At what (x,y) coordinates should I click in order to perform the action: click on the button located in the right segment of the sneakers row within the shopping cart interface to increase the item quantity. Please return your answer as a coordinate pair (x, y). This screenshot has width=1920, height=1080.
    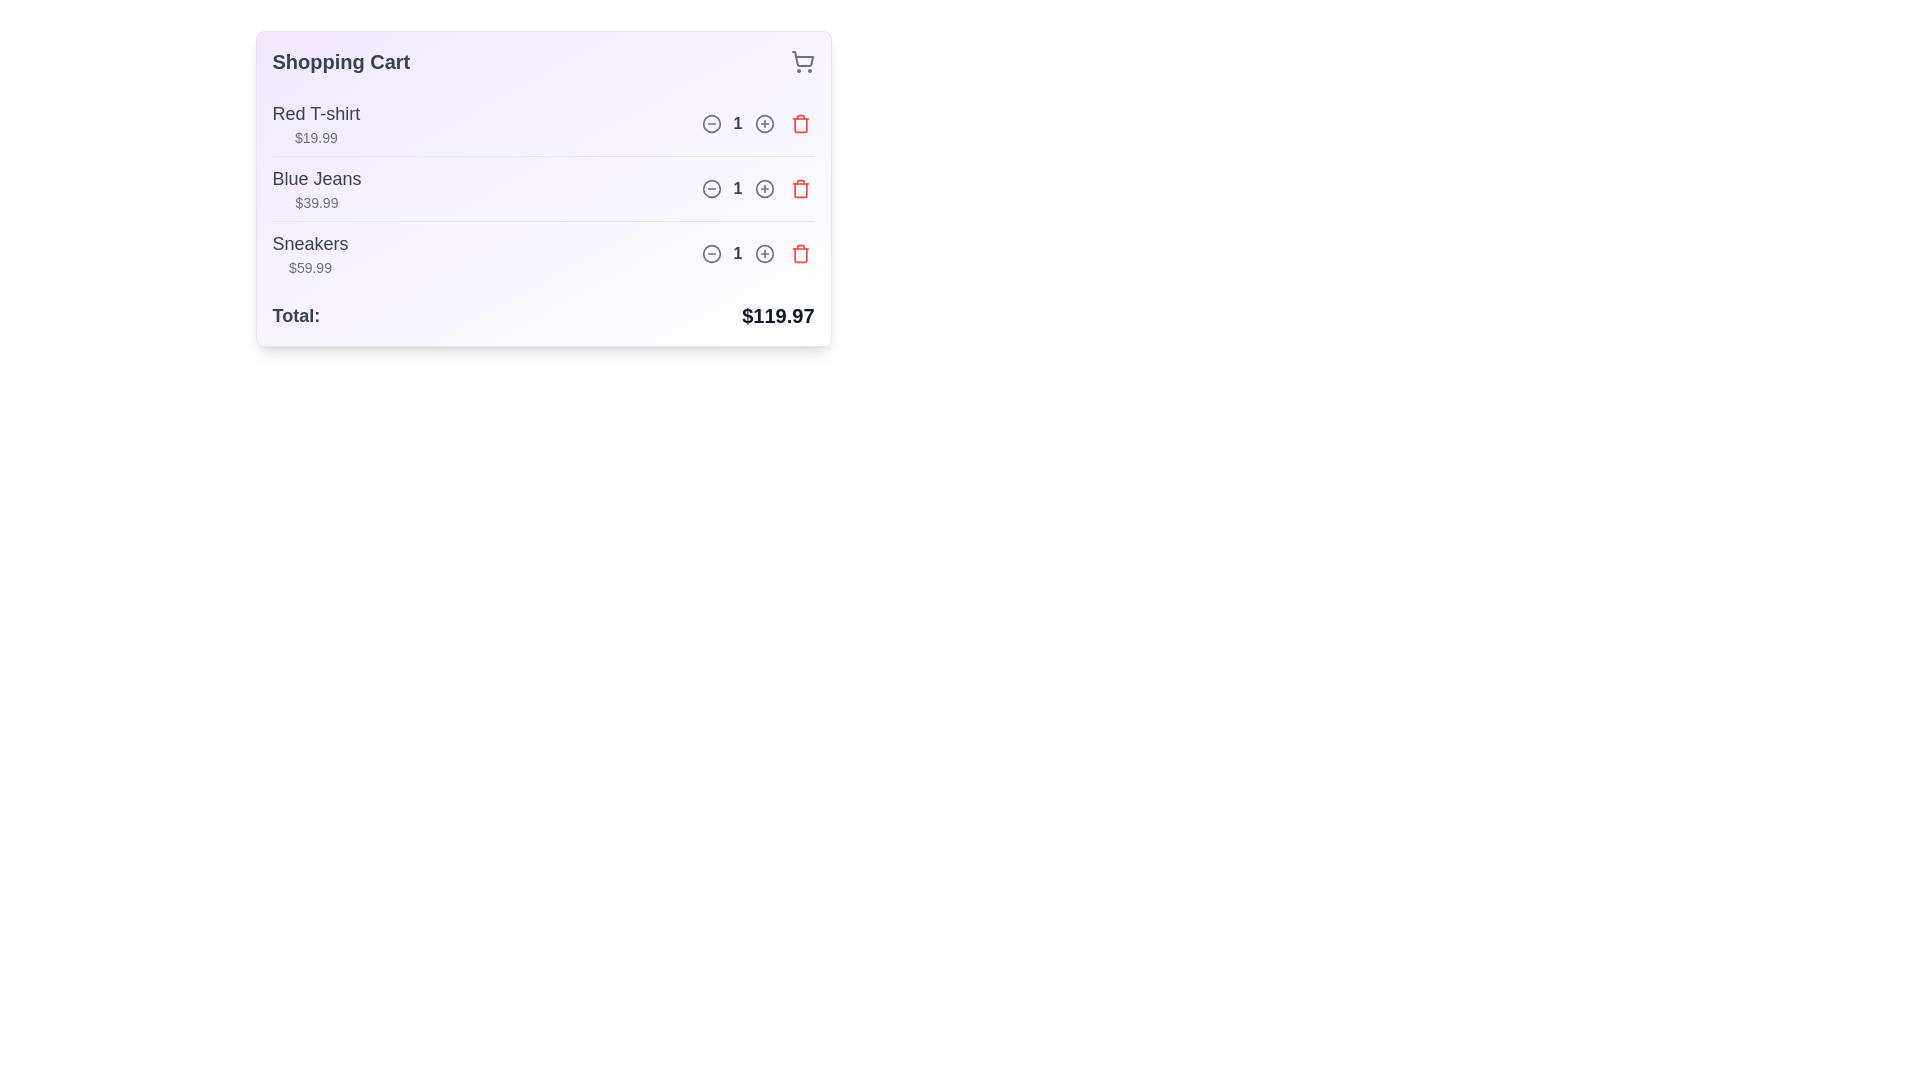
    Looking at the image, I should click on (763, 253).